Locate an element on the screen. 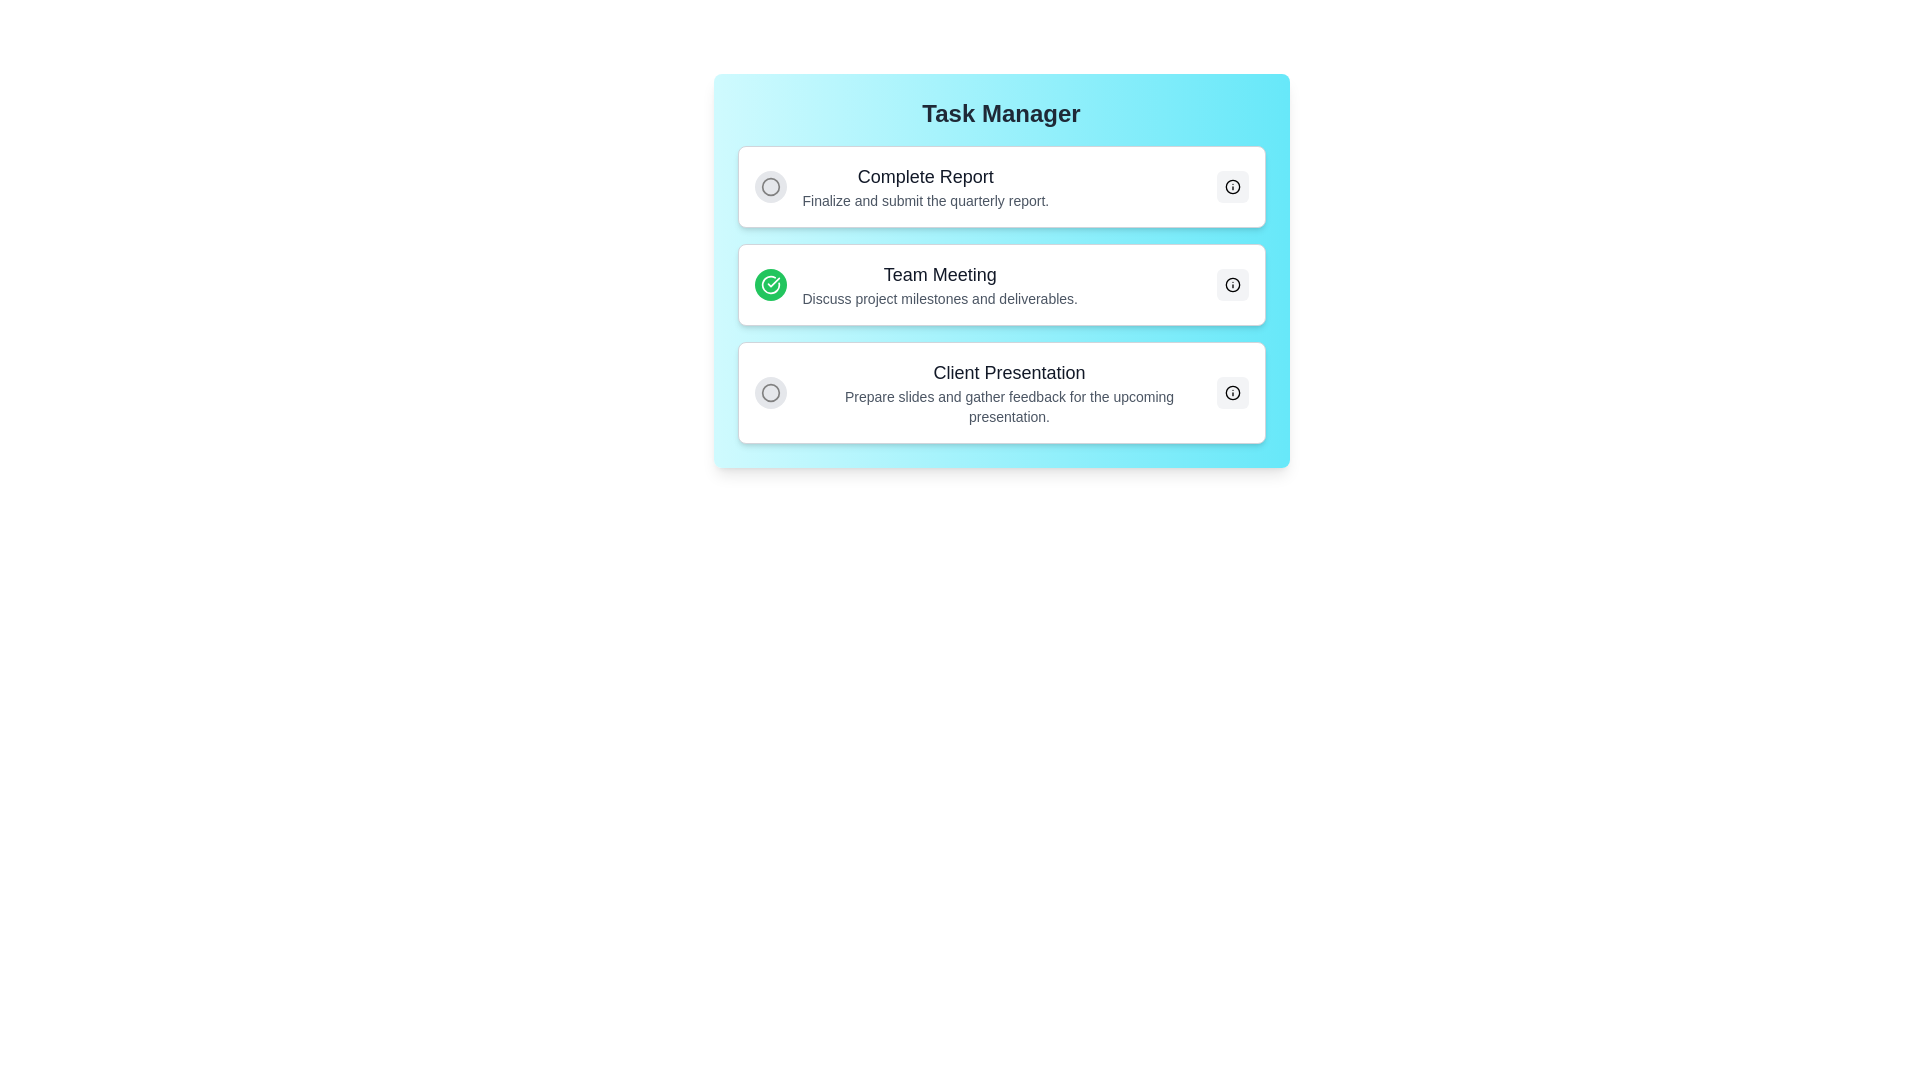  the circular Checkbox-like button with a light gray background located in the 'Client Presentation' task display is located at coordinates (769, 393).